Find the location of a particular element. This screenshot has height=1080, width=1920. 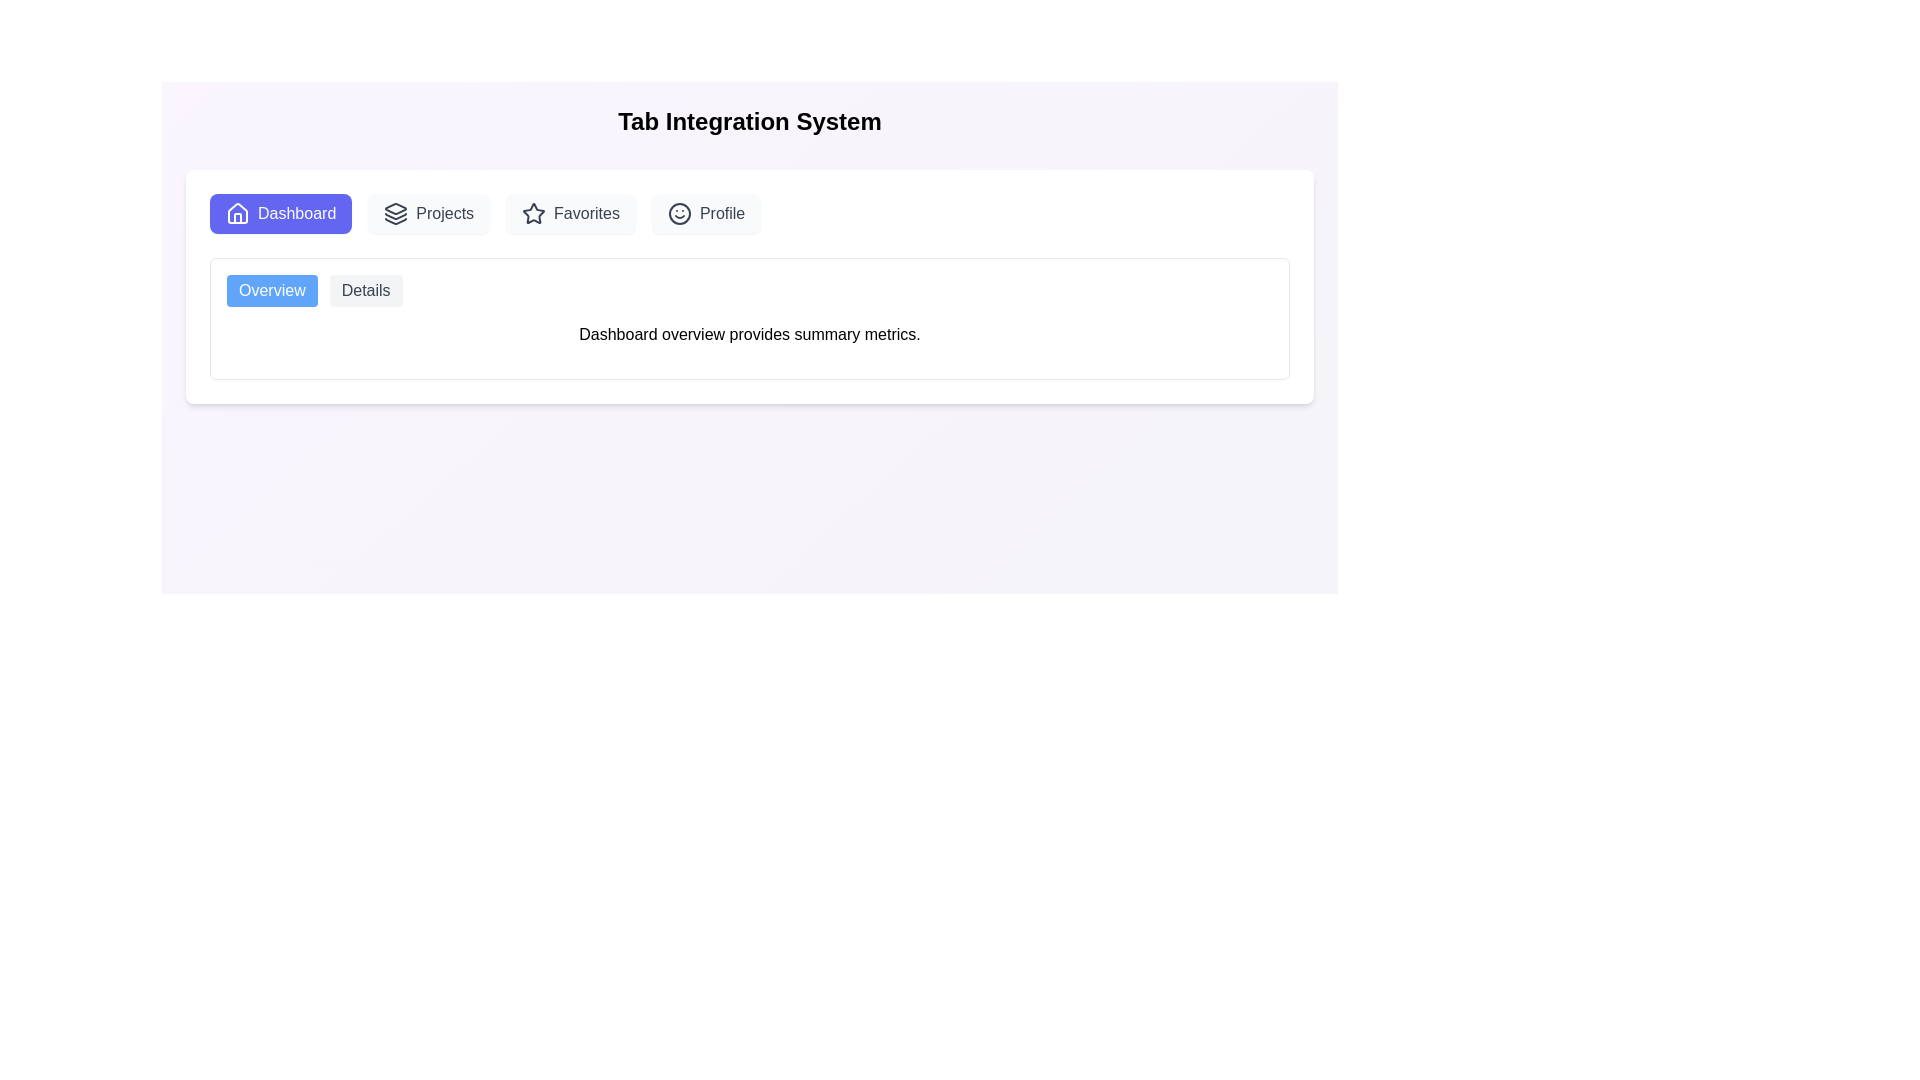

the text element that contains 'Dashboard overview provides summary metrics.' positioned below the 'Overview' and 'Details' tabs is located at coordinates (748, 334).